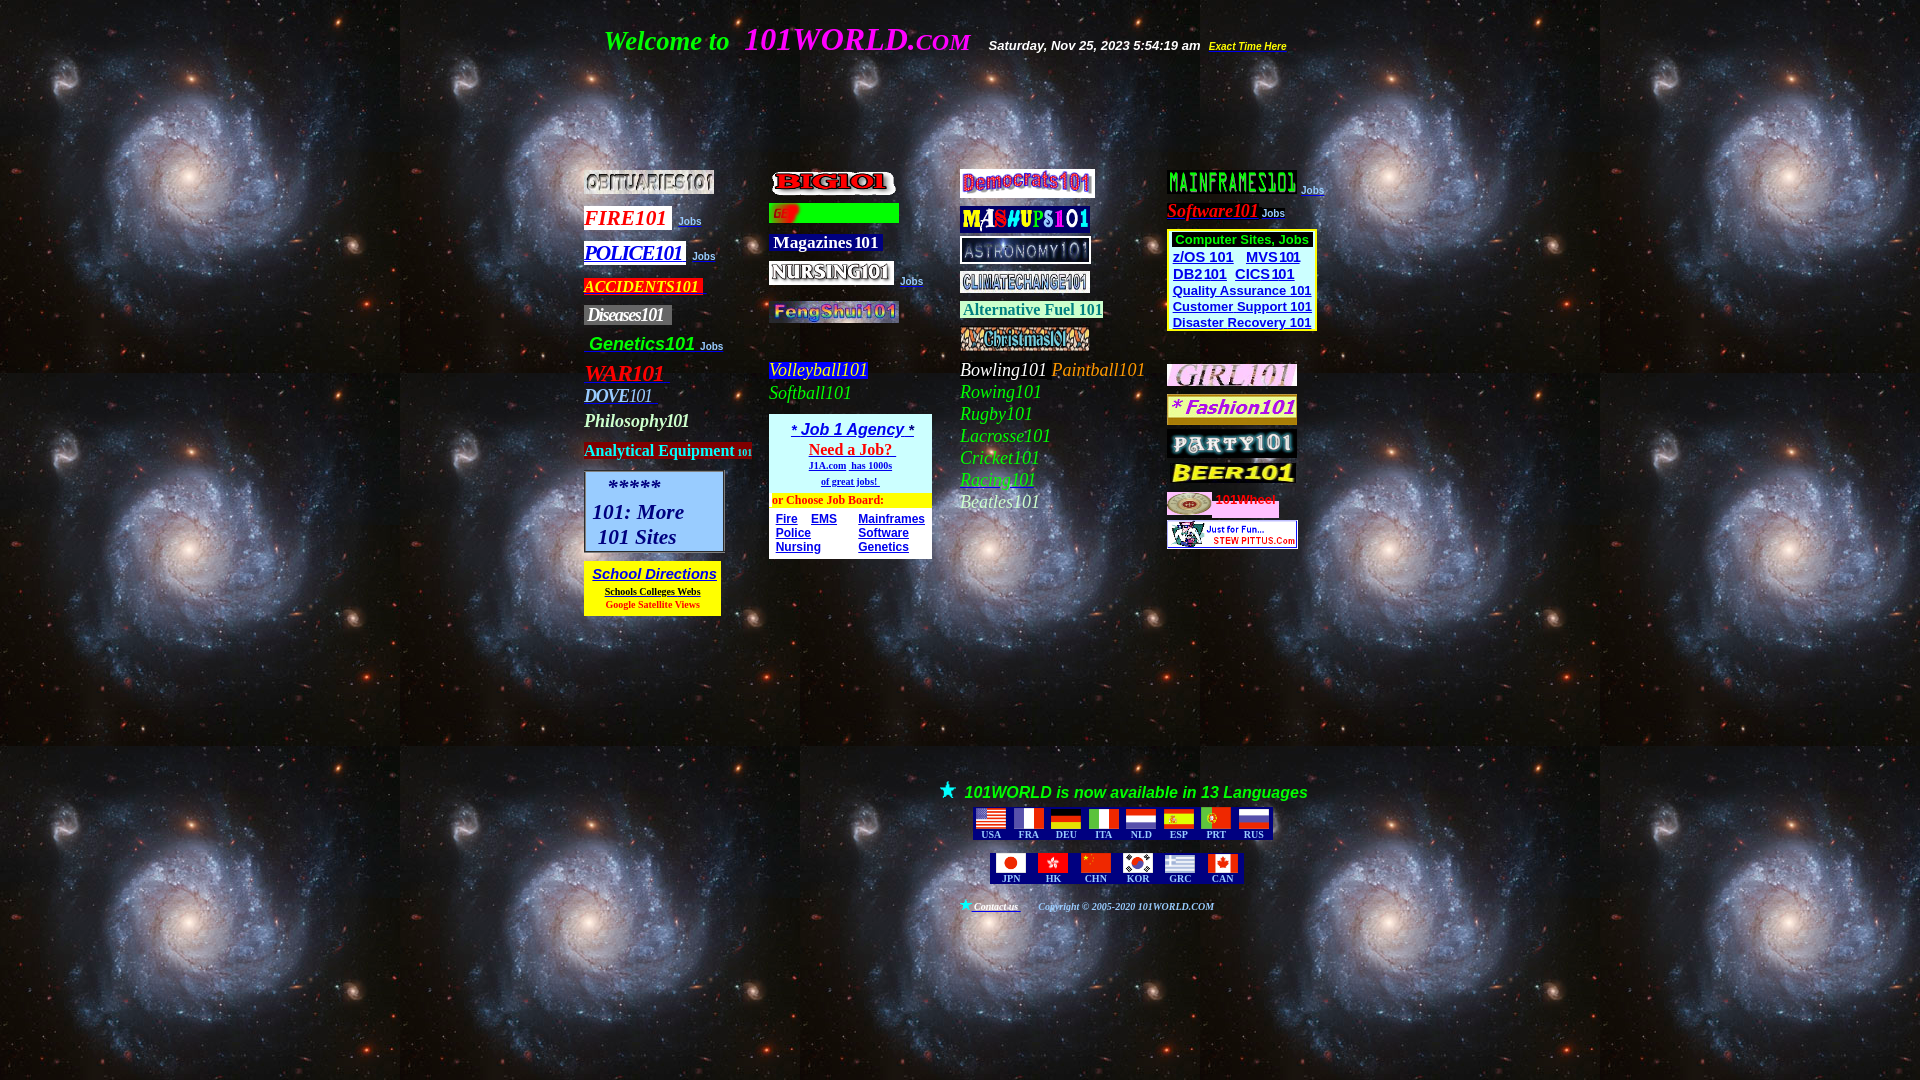 This screenshot has height=1080, width=1920. Describe the element at coordinates (634, 500) in the screenshot. I see `'   *****` at that location.